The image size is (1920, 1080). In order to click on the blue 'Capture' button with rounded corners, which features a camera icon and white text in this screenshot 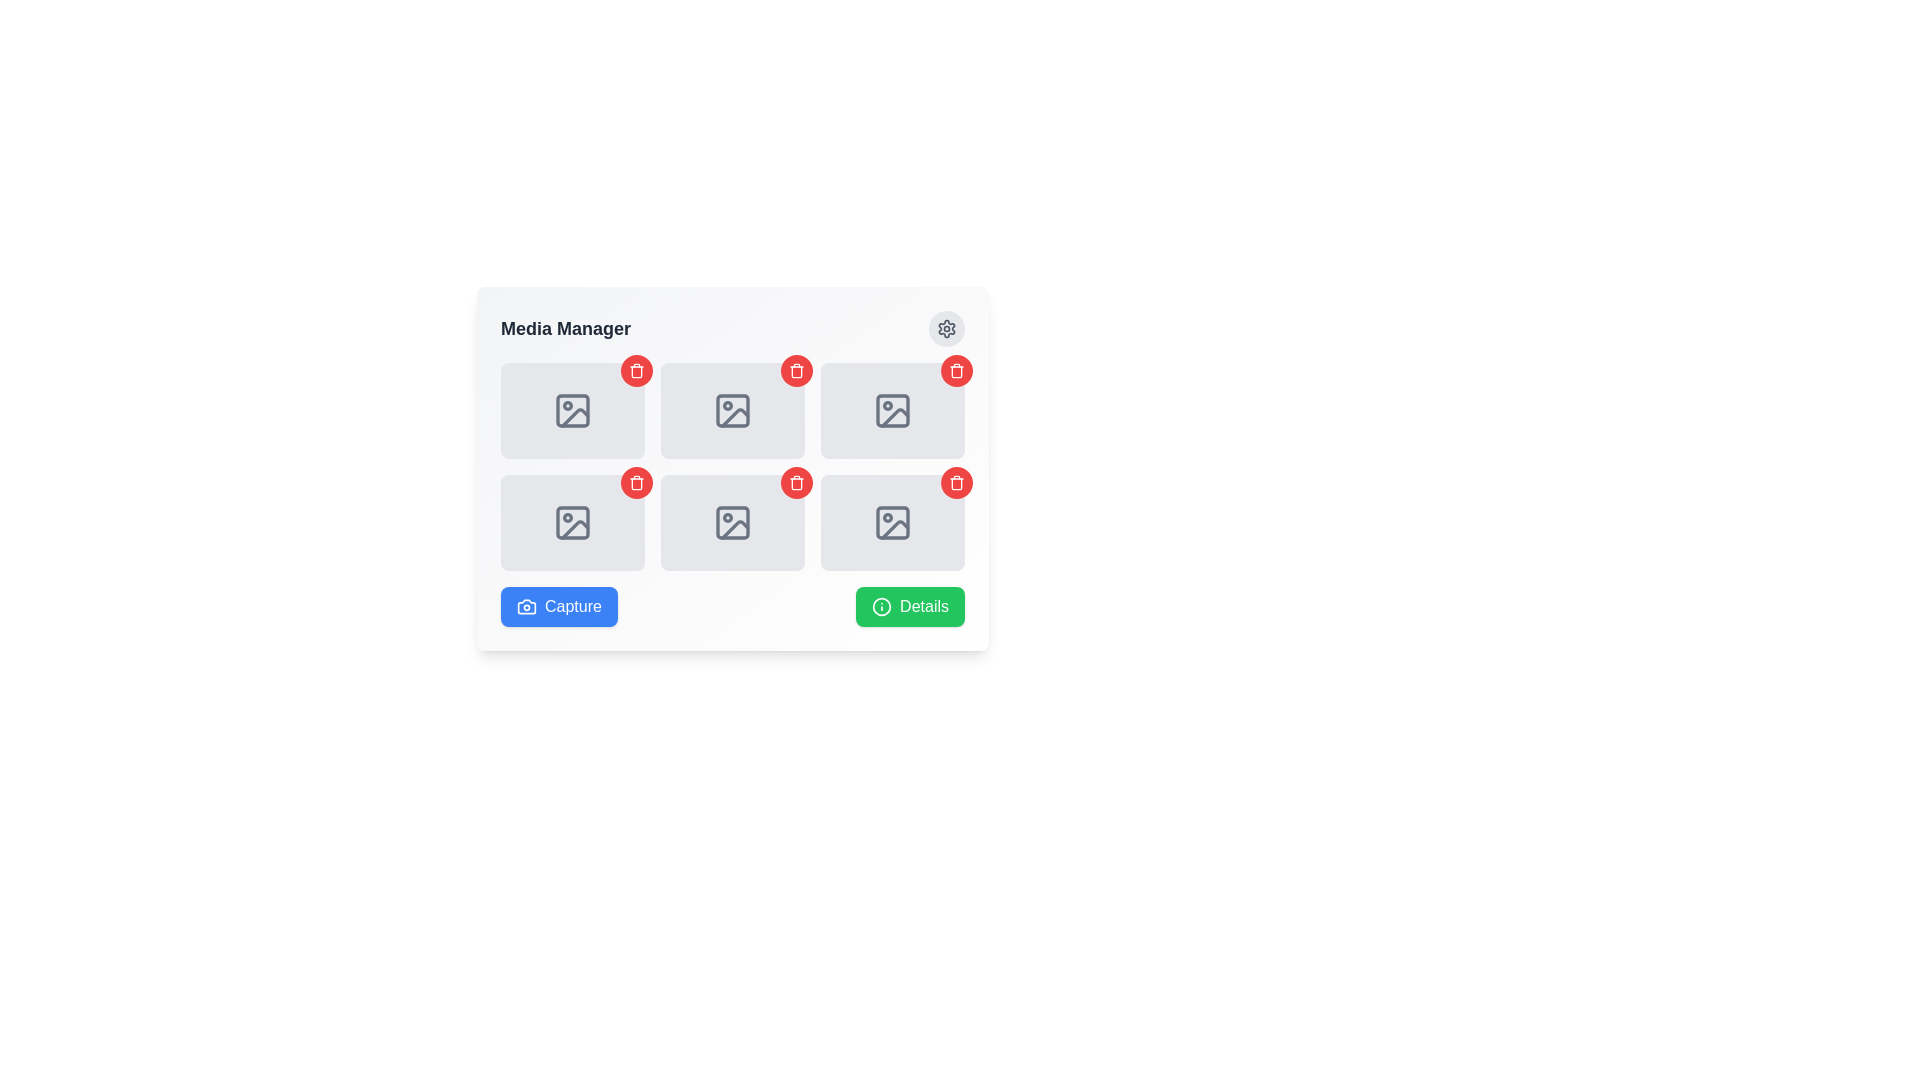, I will do `click(559, 605)`.